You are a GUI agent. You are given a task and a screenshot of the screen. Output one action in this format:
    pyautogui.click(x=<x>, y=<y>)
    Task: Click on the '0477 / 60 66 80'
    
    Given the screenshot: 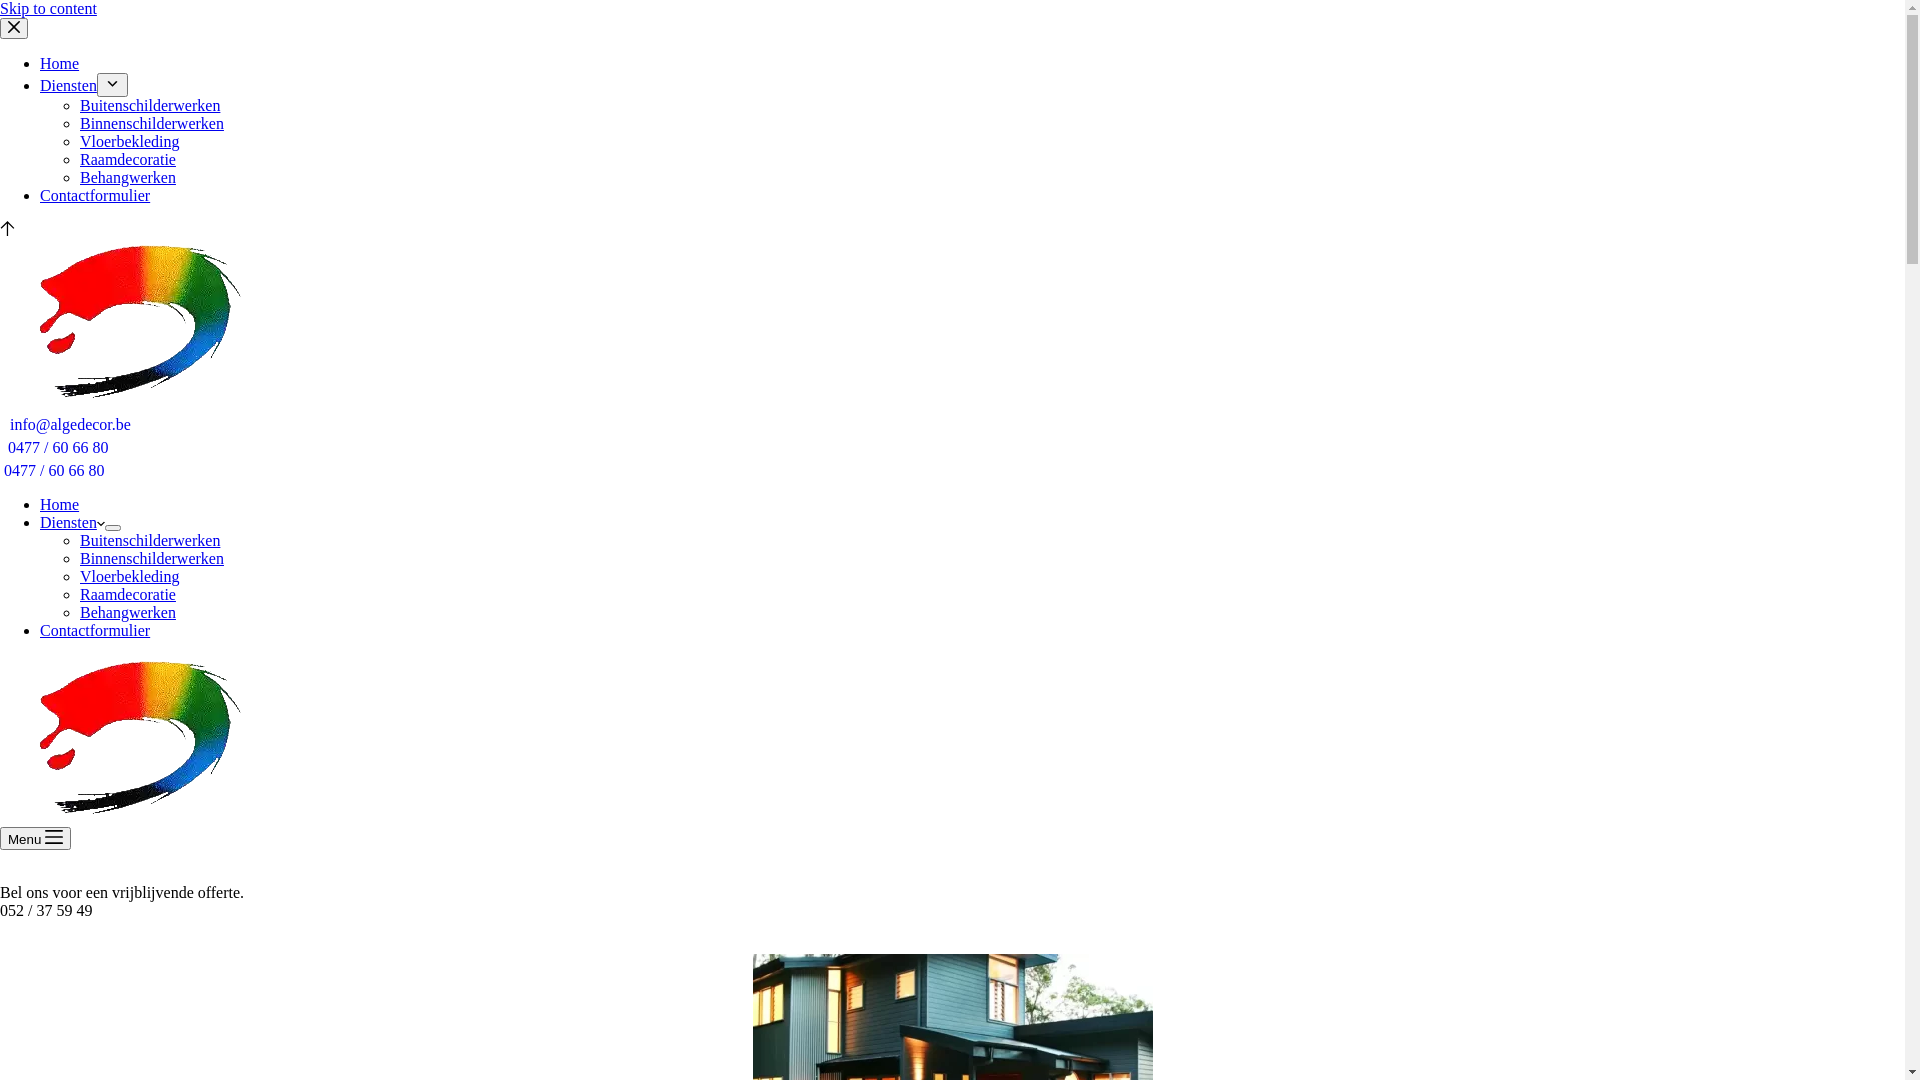 What is the action you would take?
    pyautogui.click(x=57, y=446)
    